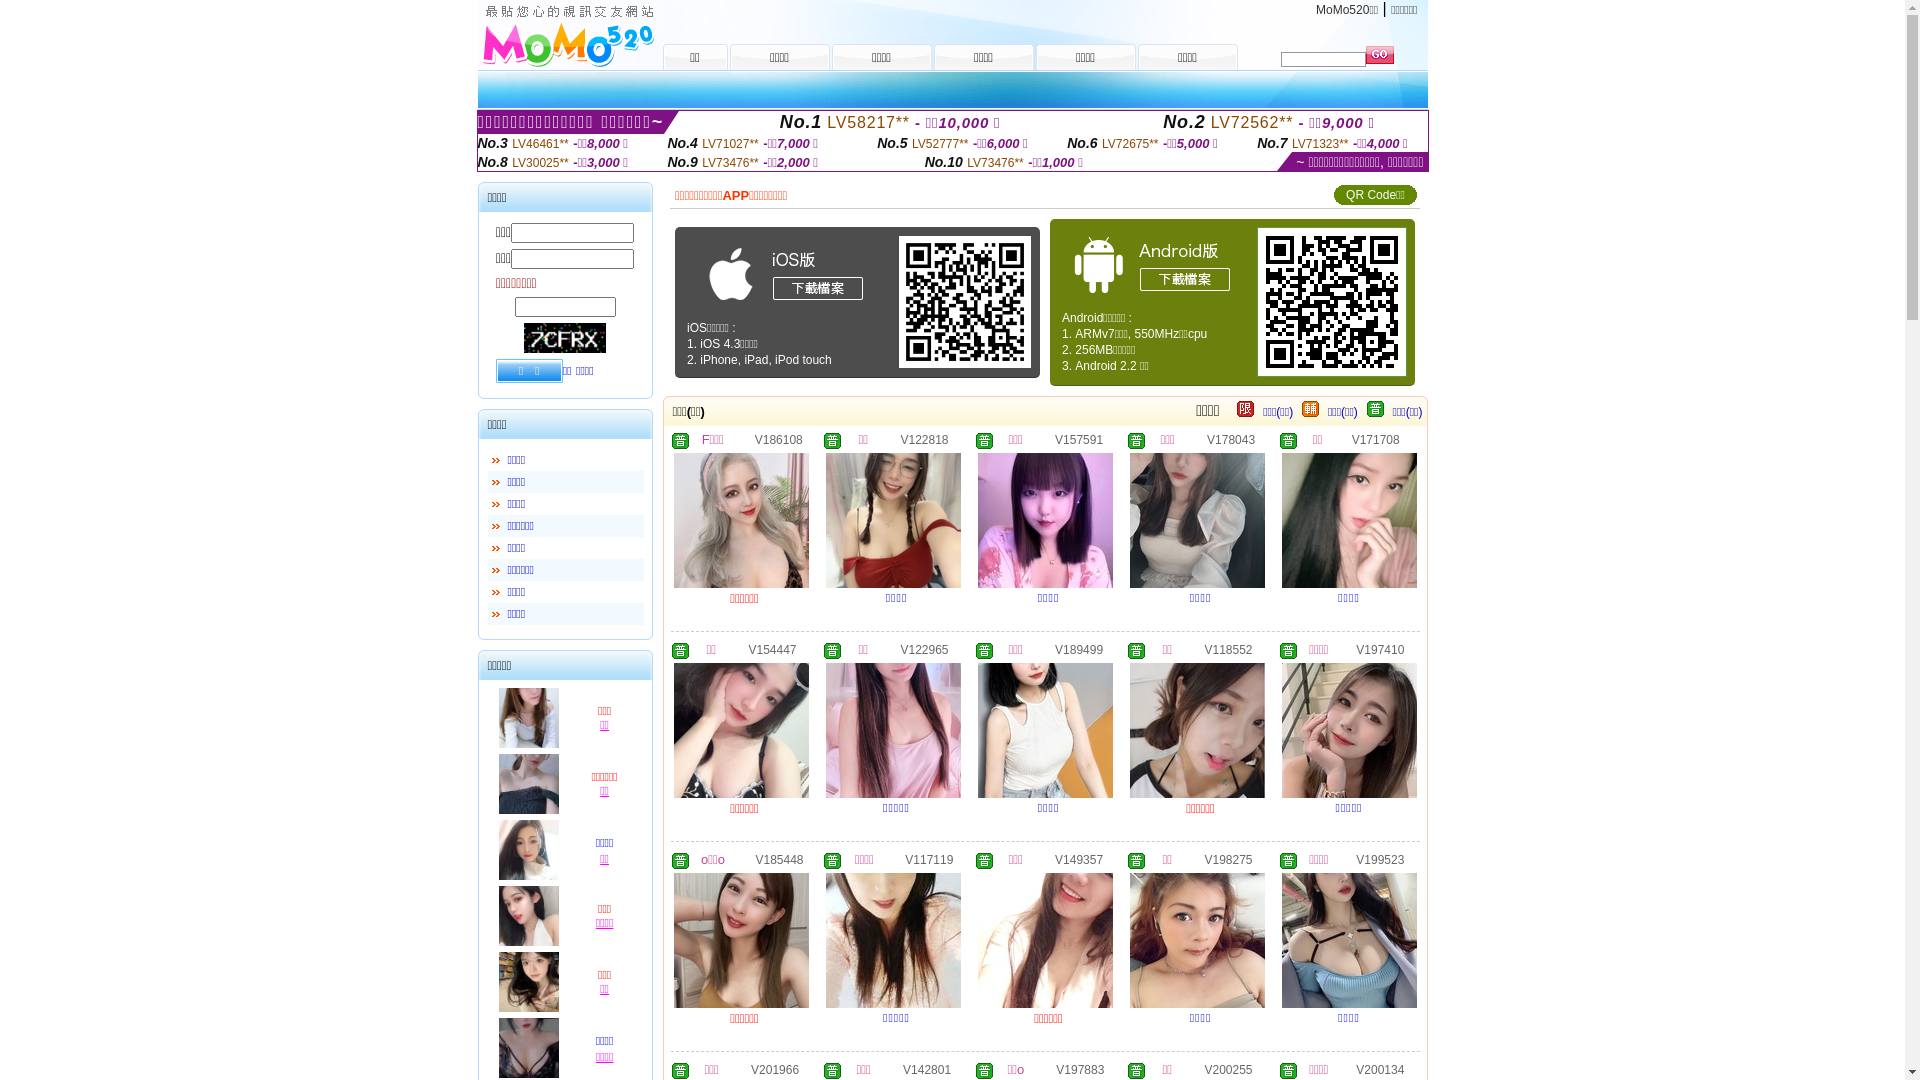  I want to click on 'V201966', so click(773, 1067).